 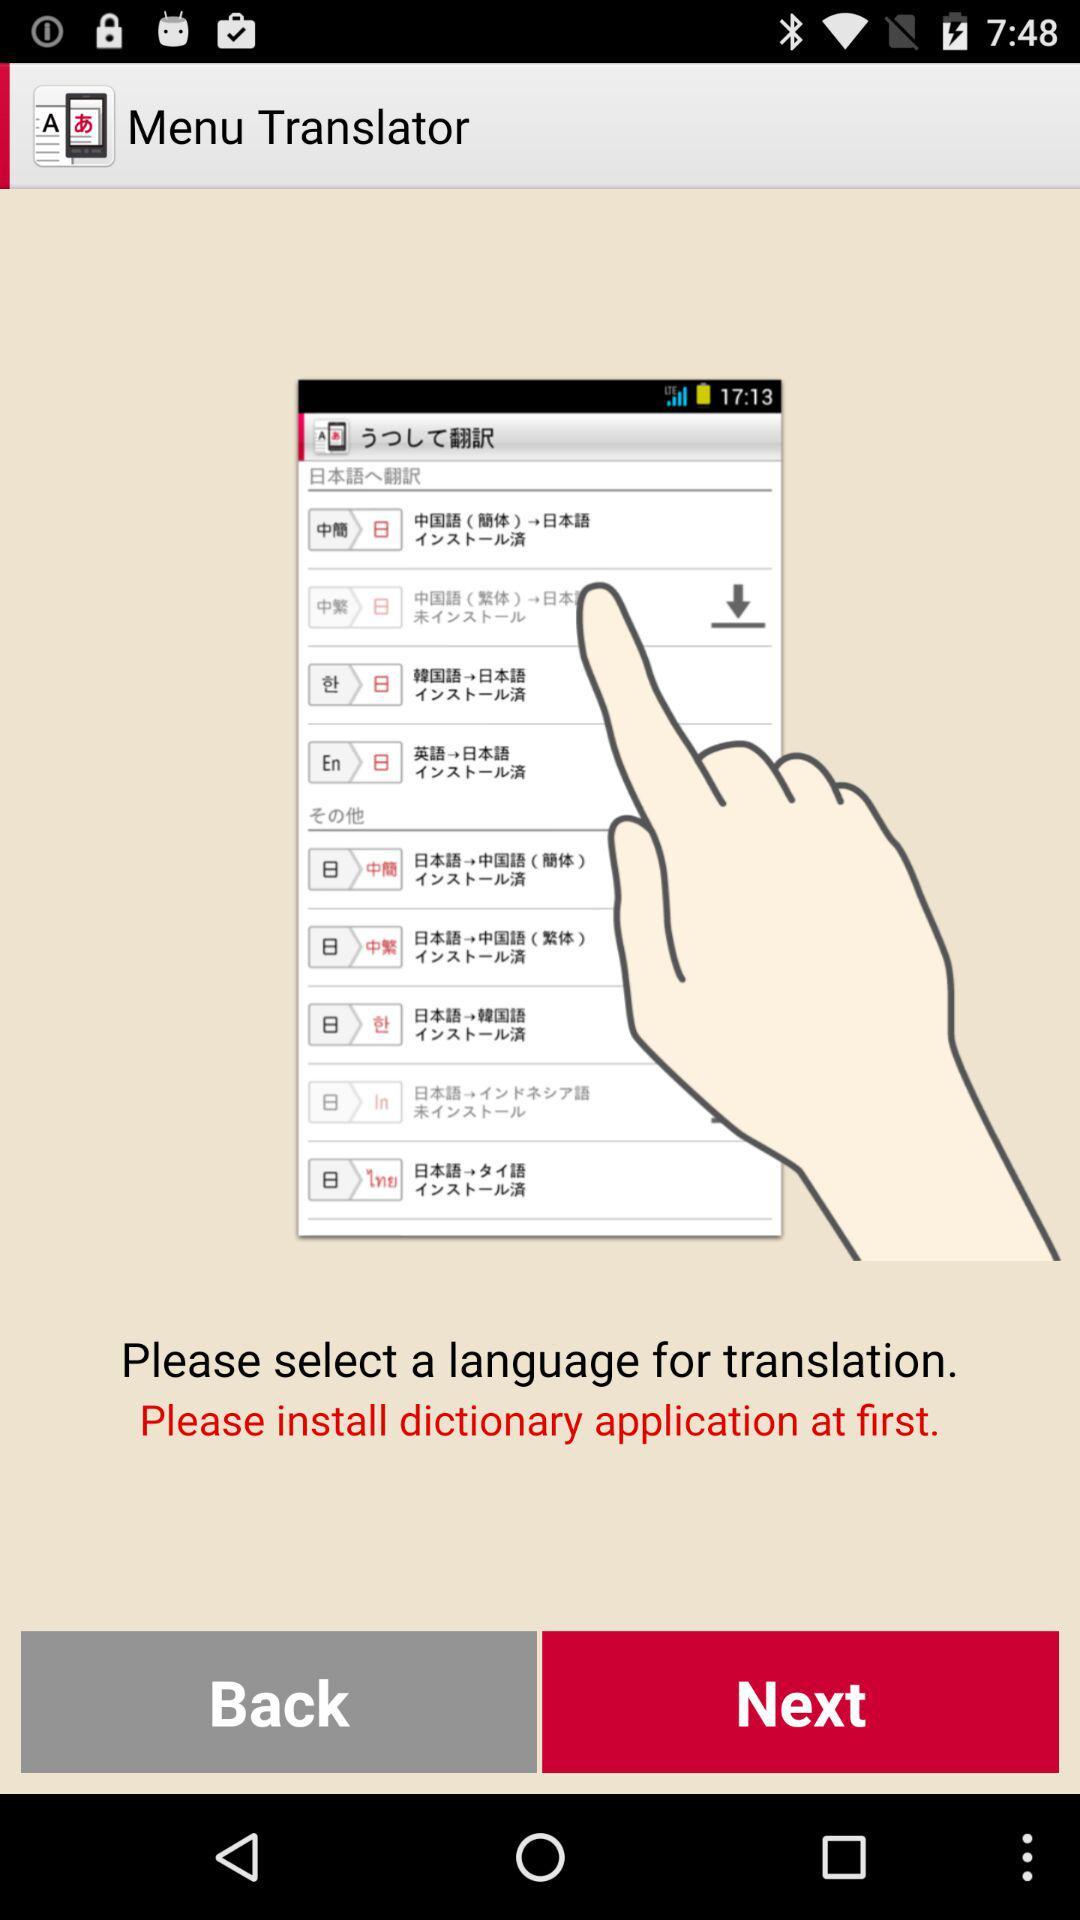 I want to click on next item, so click(x=799, y=1701).